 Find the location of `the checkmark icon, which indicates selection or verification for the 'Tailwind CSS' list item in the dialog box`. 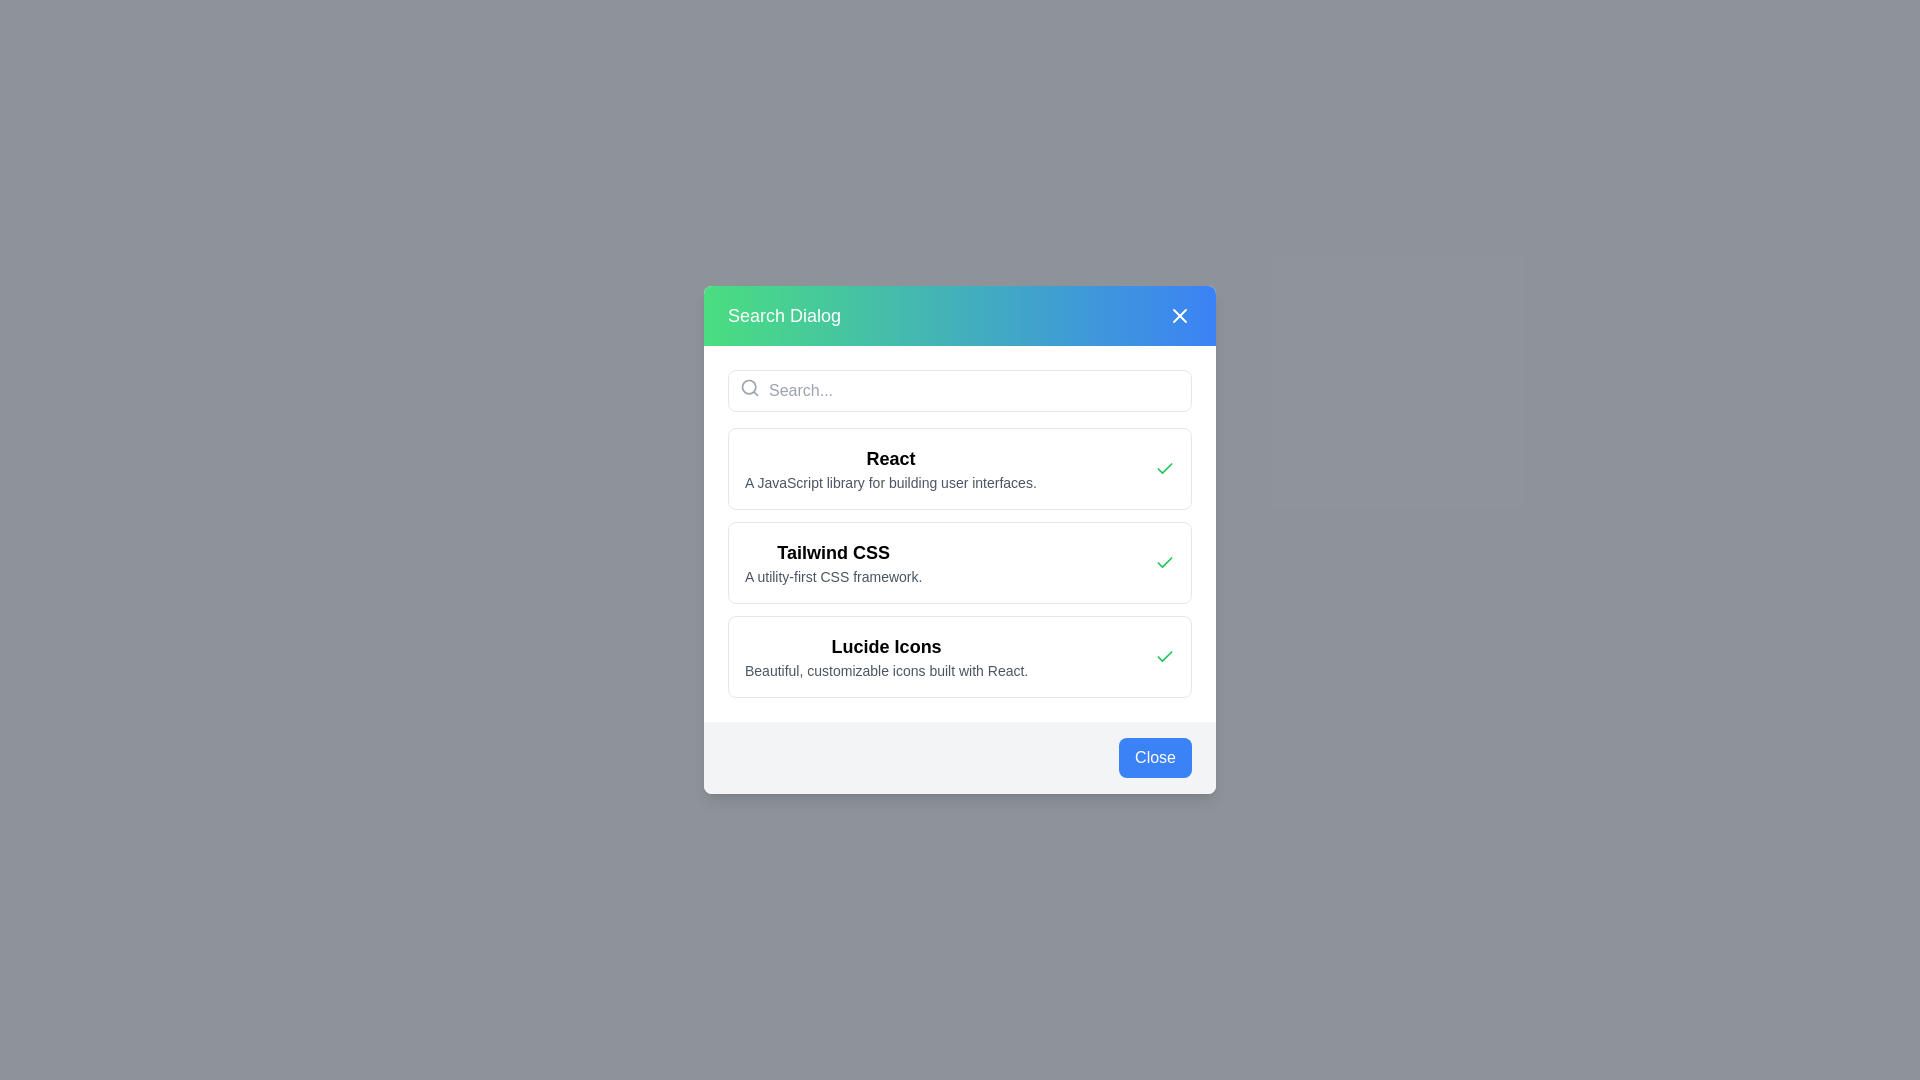

the checkmark icon, which indicates selection or verification for the 'Tailwind CSS' list item in the dialog box is located at coordinates (1165, 655).